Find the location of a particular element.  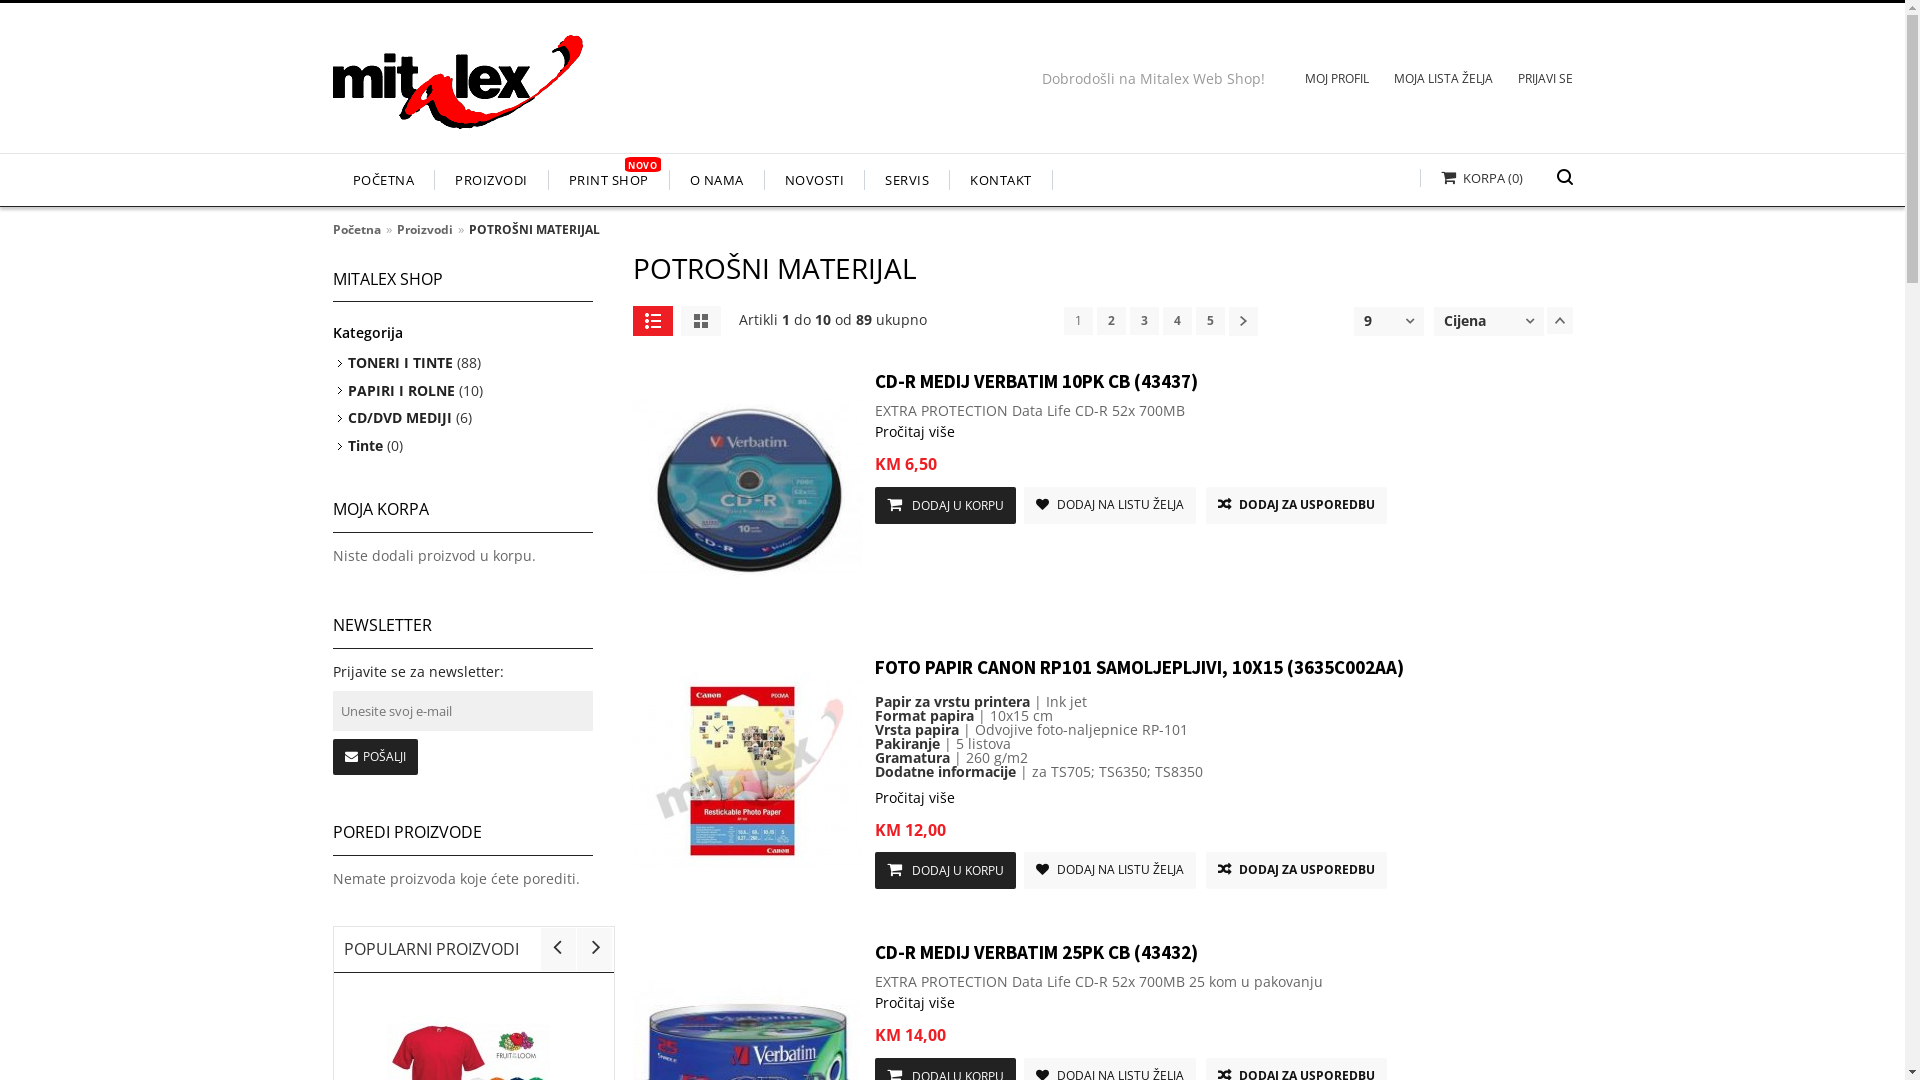

'4' is located at coordinates (1176, 319).